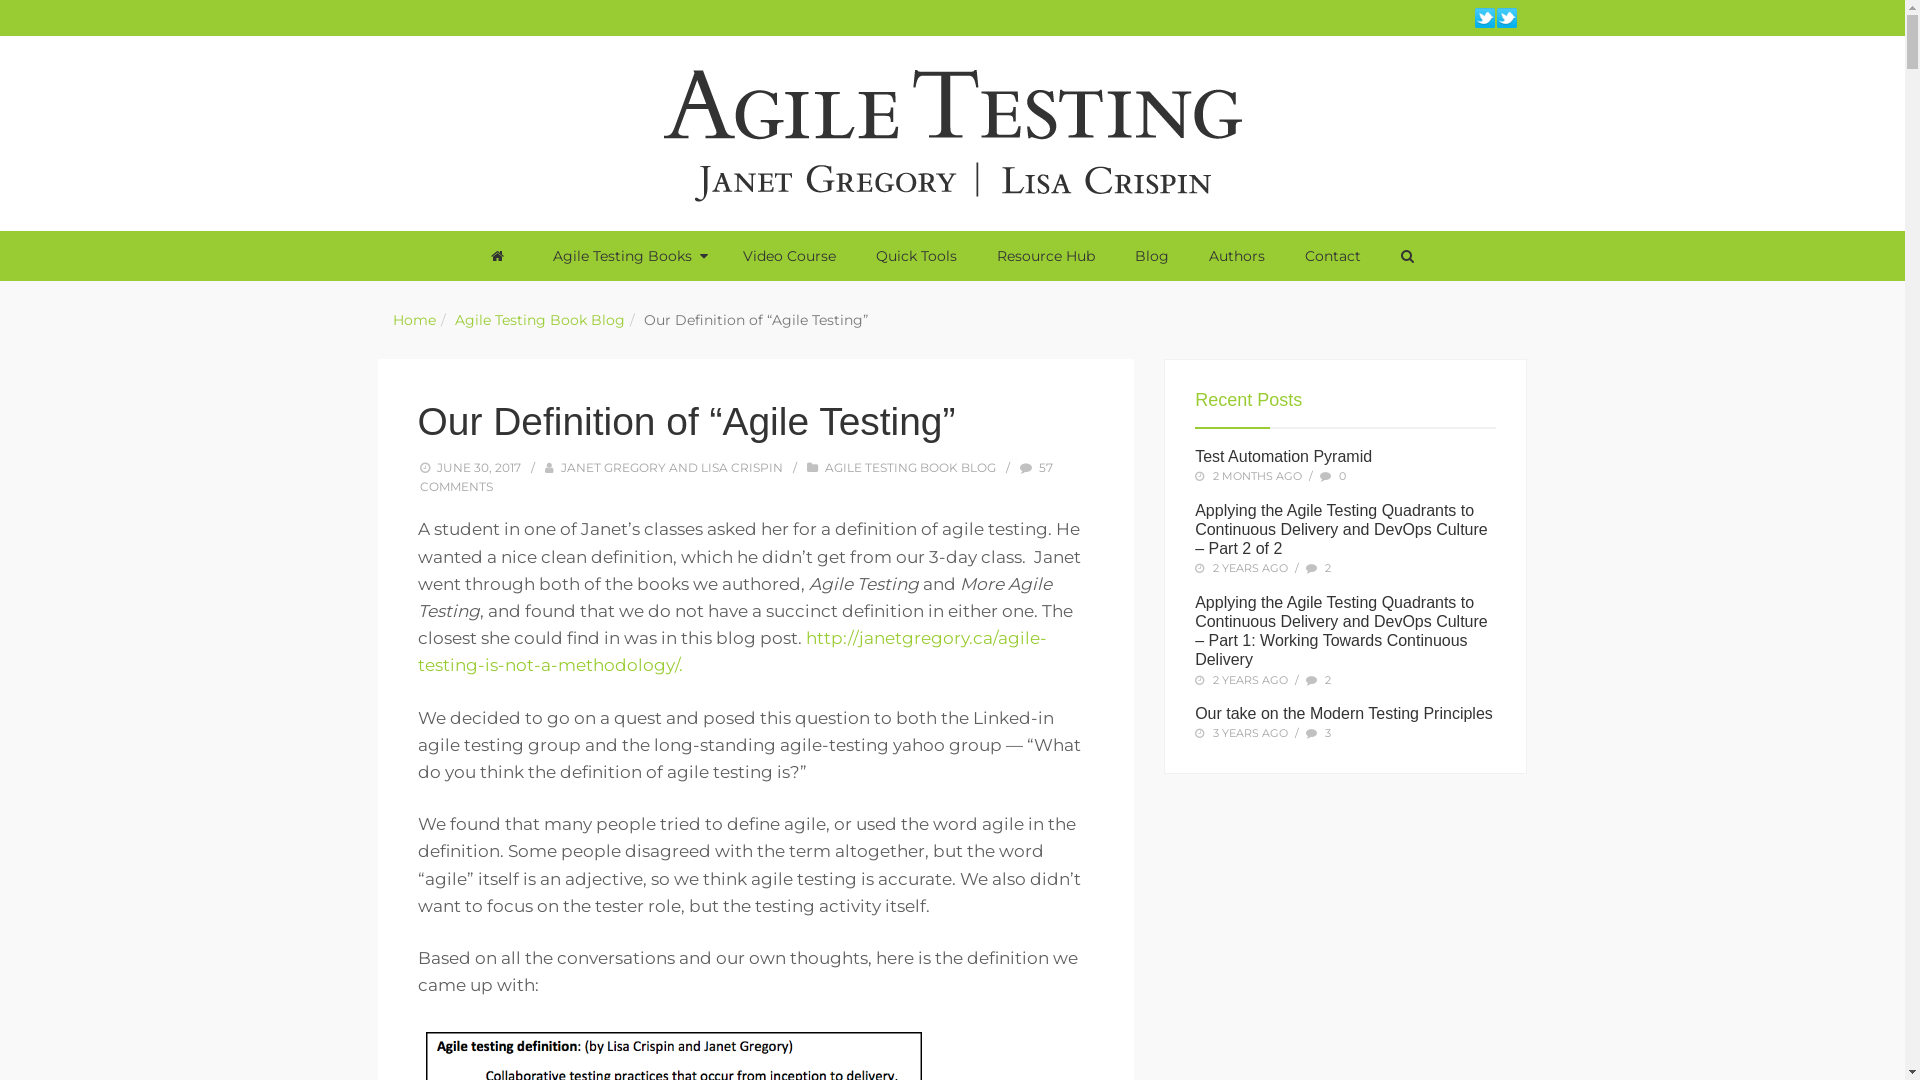 Image resolution: width=1920 pixels, height=1080 pixels. Describe the element at coordinates (1483, 18) in the screenshot. I see `'Twitter | Lisa Crispin'` at that location.